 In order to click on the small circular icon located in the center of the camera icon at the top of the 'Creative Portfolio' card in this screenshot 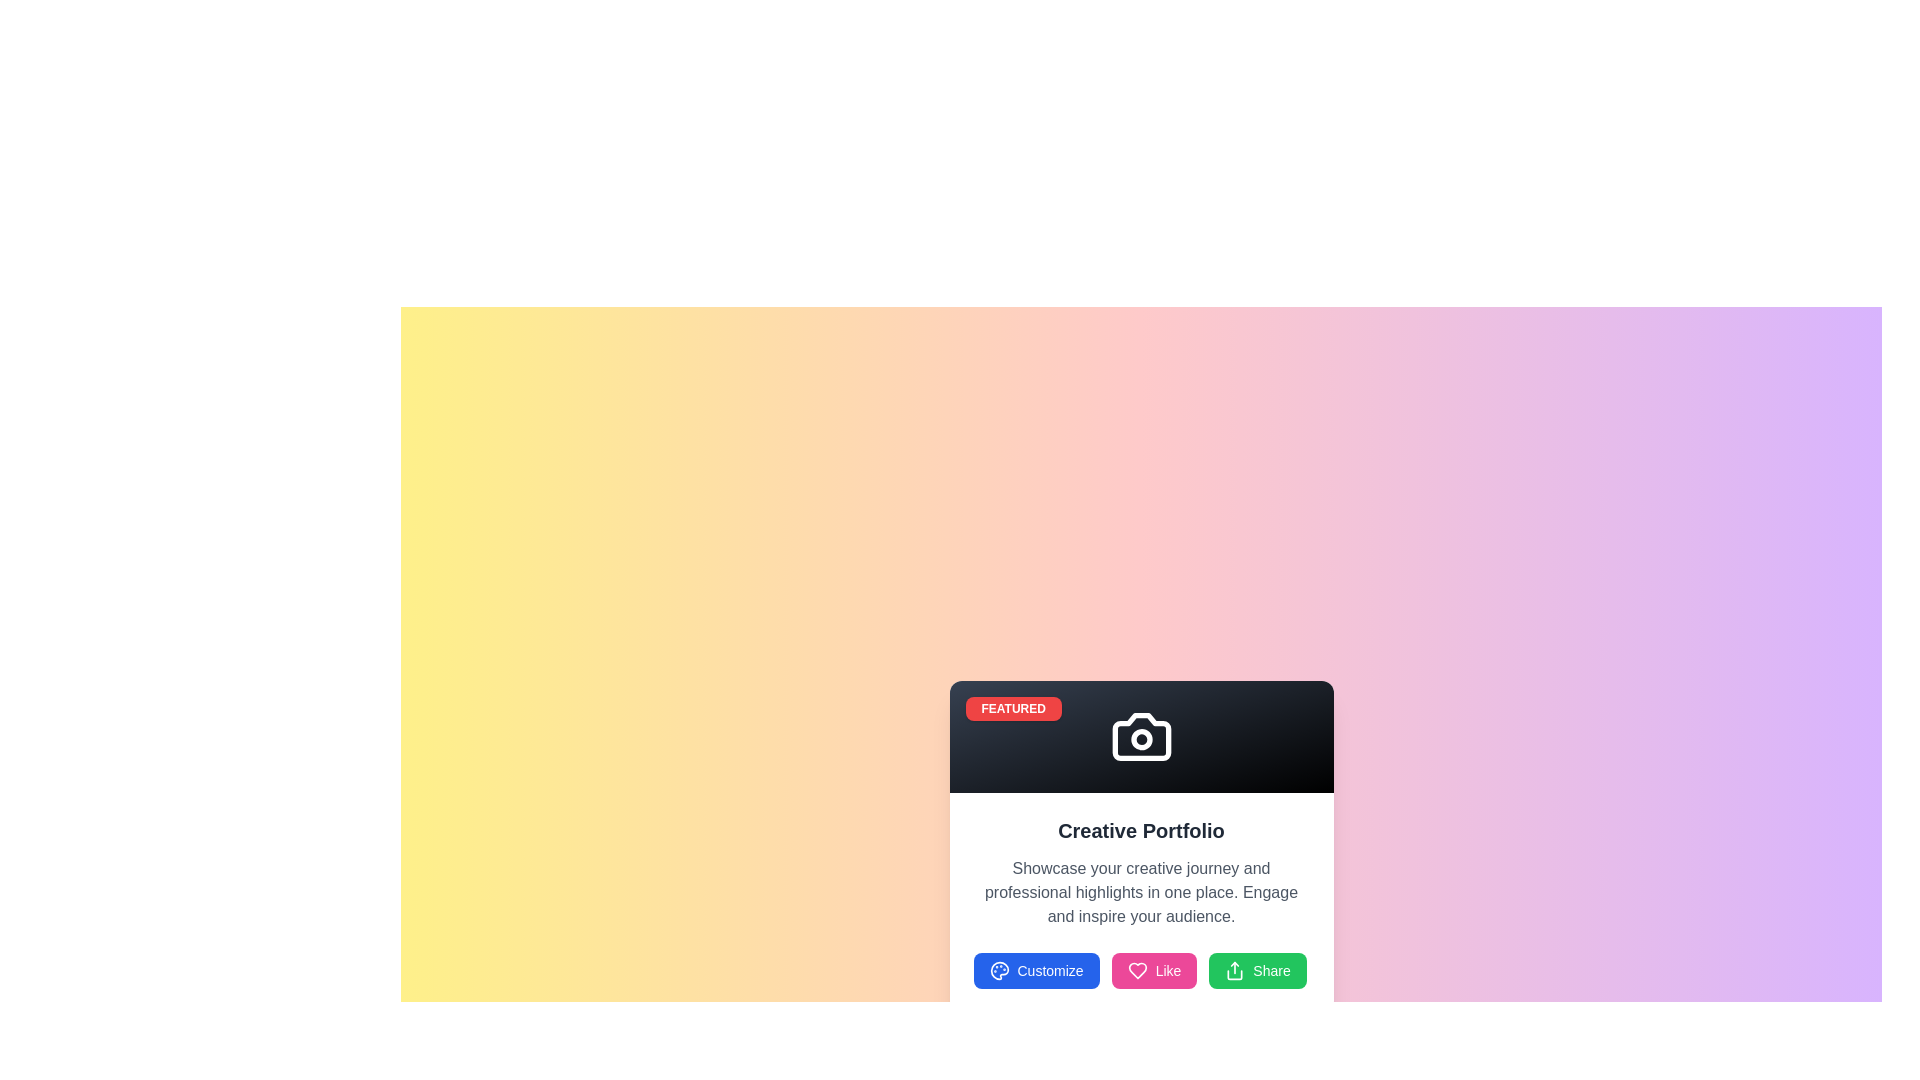, I will do `click(1141, 739)`.